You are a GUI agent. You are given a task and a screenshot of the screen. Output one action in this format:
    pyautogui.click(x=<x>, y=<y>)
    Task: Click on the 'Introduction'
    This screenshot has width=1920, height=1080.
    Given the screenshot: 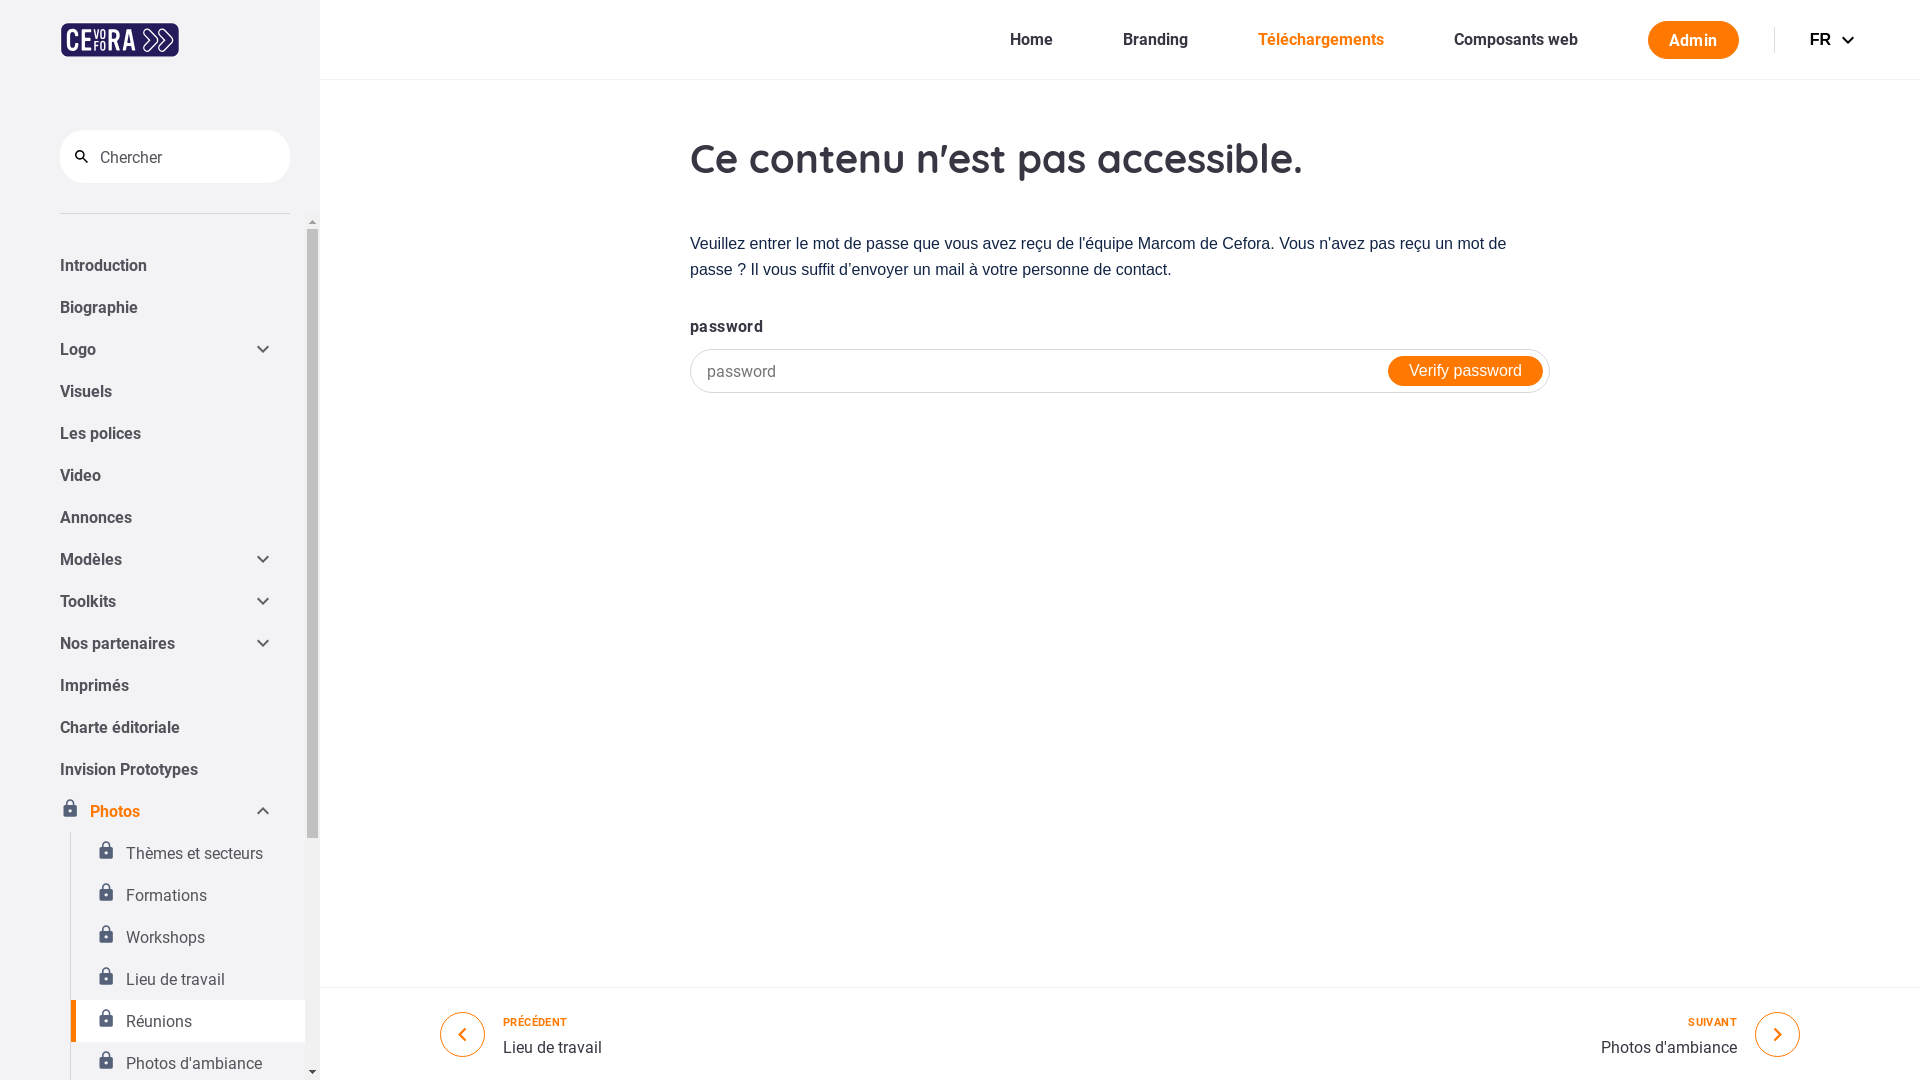 What is the action you would take?
    pyautogui.click(x=167, y=264)
    